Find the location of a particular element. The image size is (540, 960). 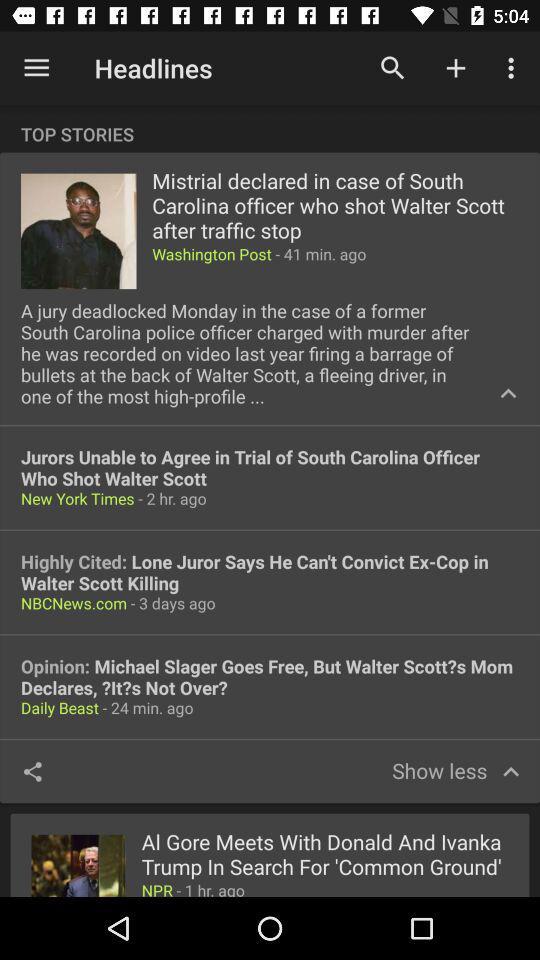

the expand_less icon is located at coordinates (508, 392).